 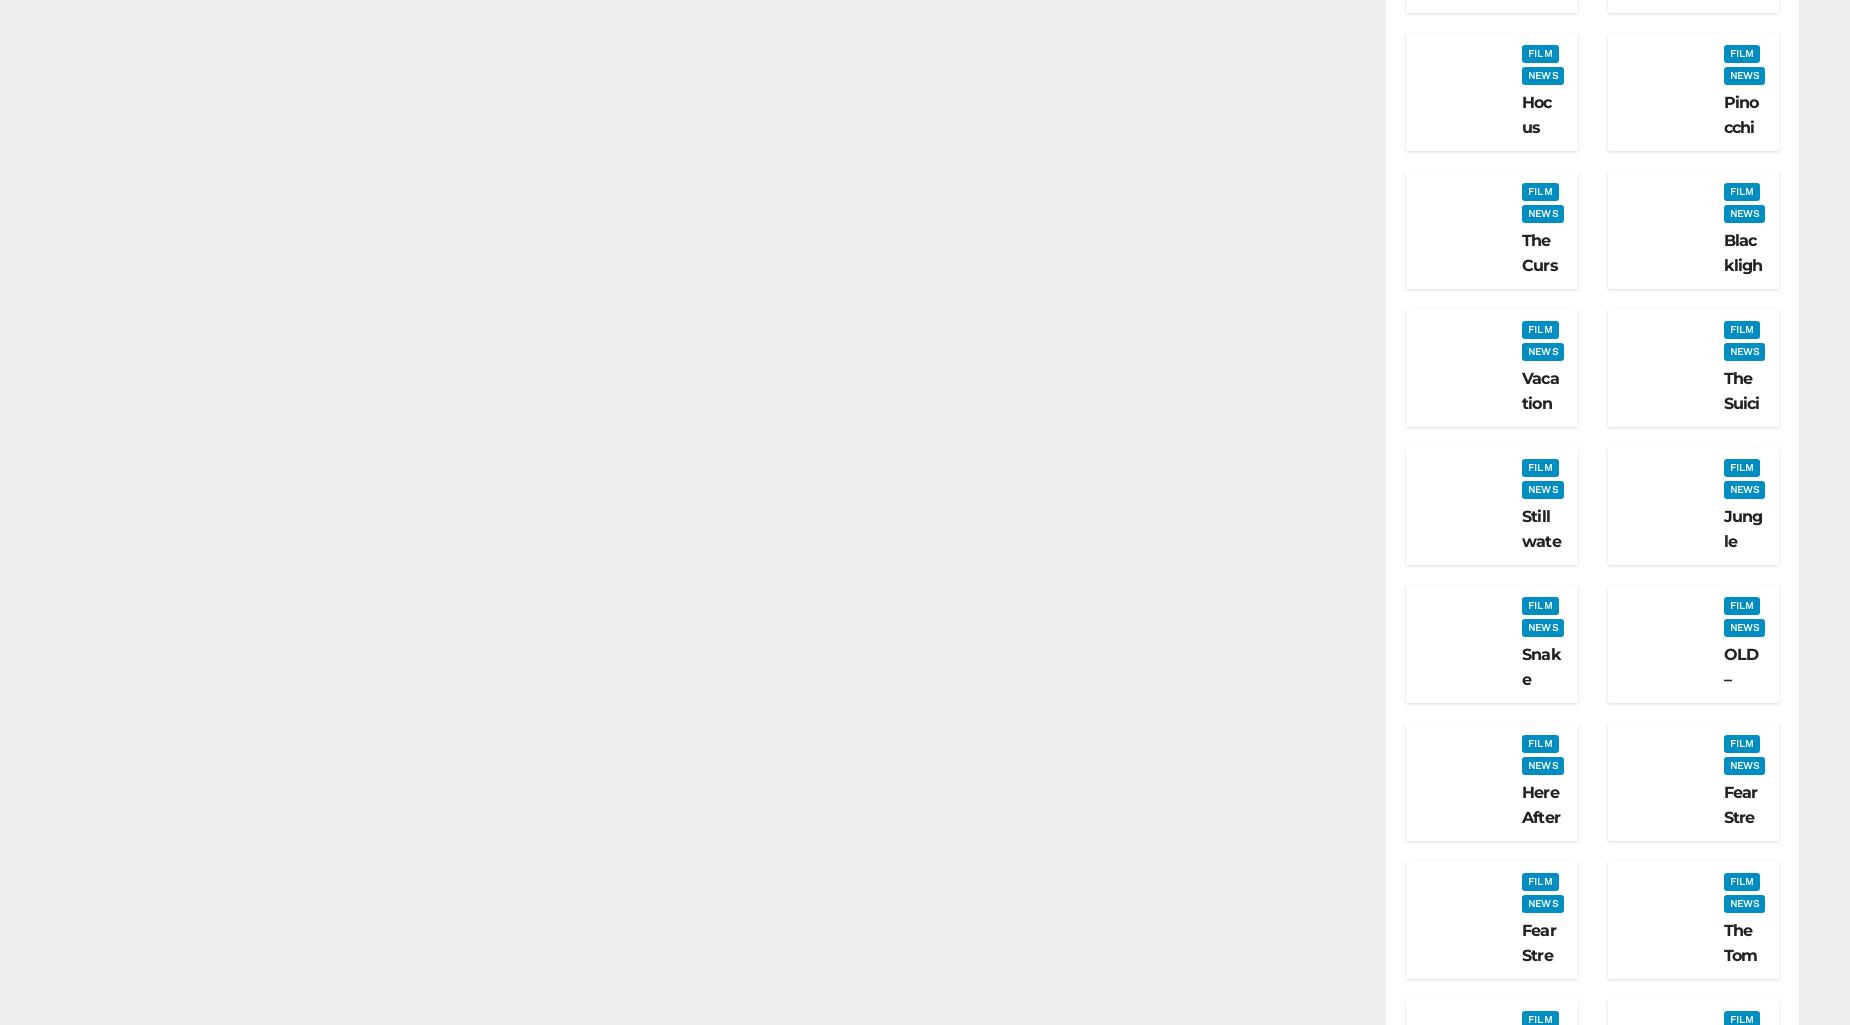 I want to click on 'Vacation Friends – Film Review', so click(x=1541, y=452).